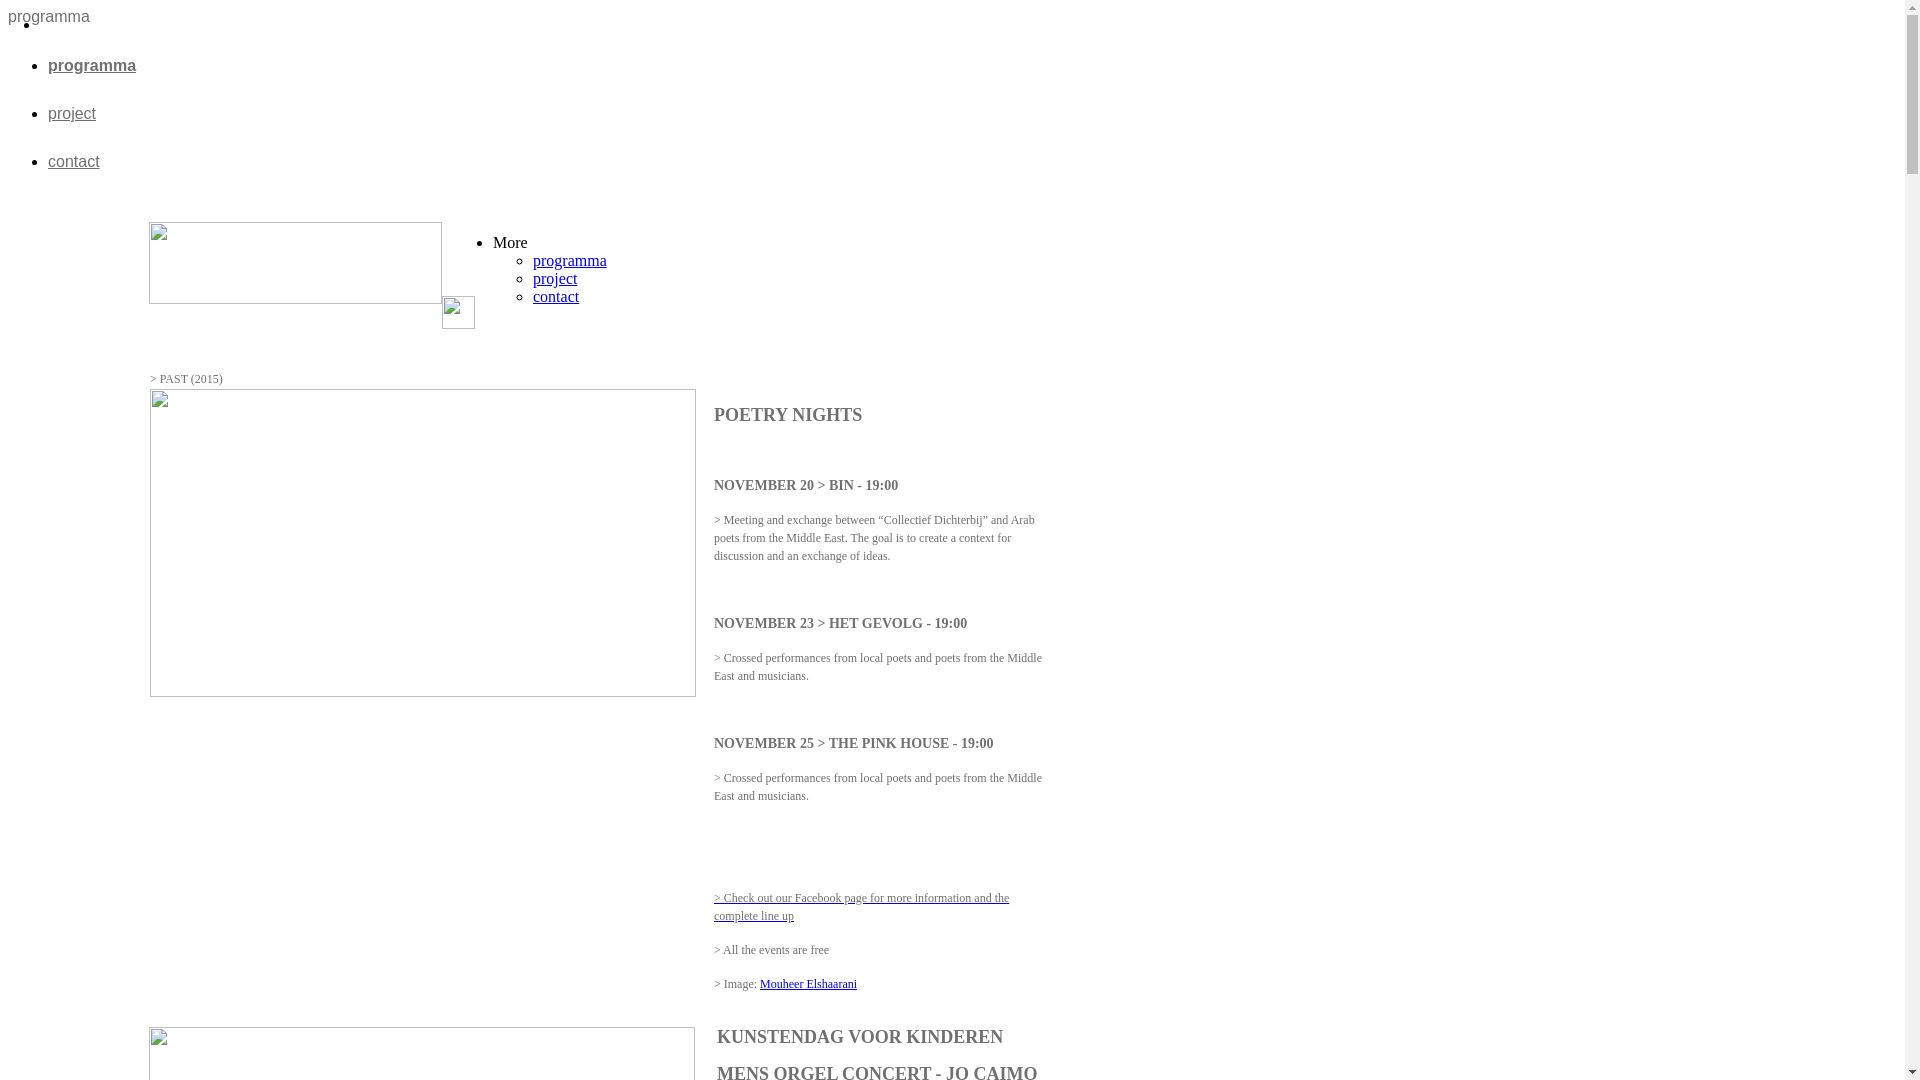 This screenshot has width=1920, height=1080. What do you see at coordinates (72, 113) in the screenshot?
I see `'project'` at bounding box center [72, 113].